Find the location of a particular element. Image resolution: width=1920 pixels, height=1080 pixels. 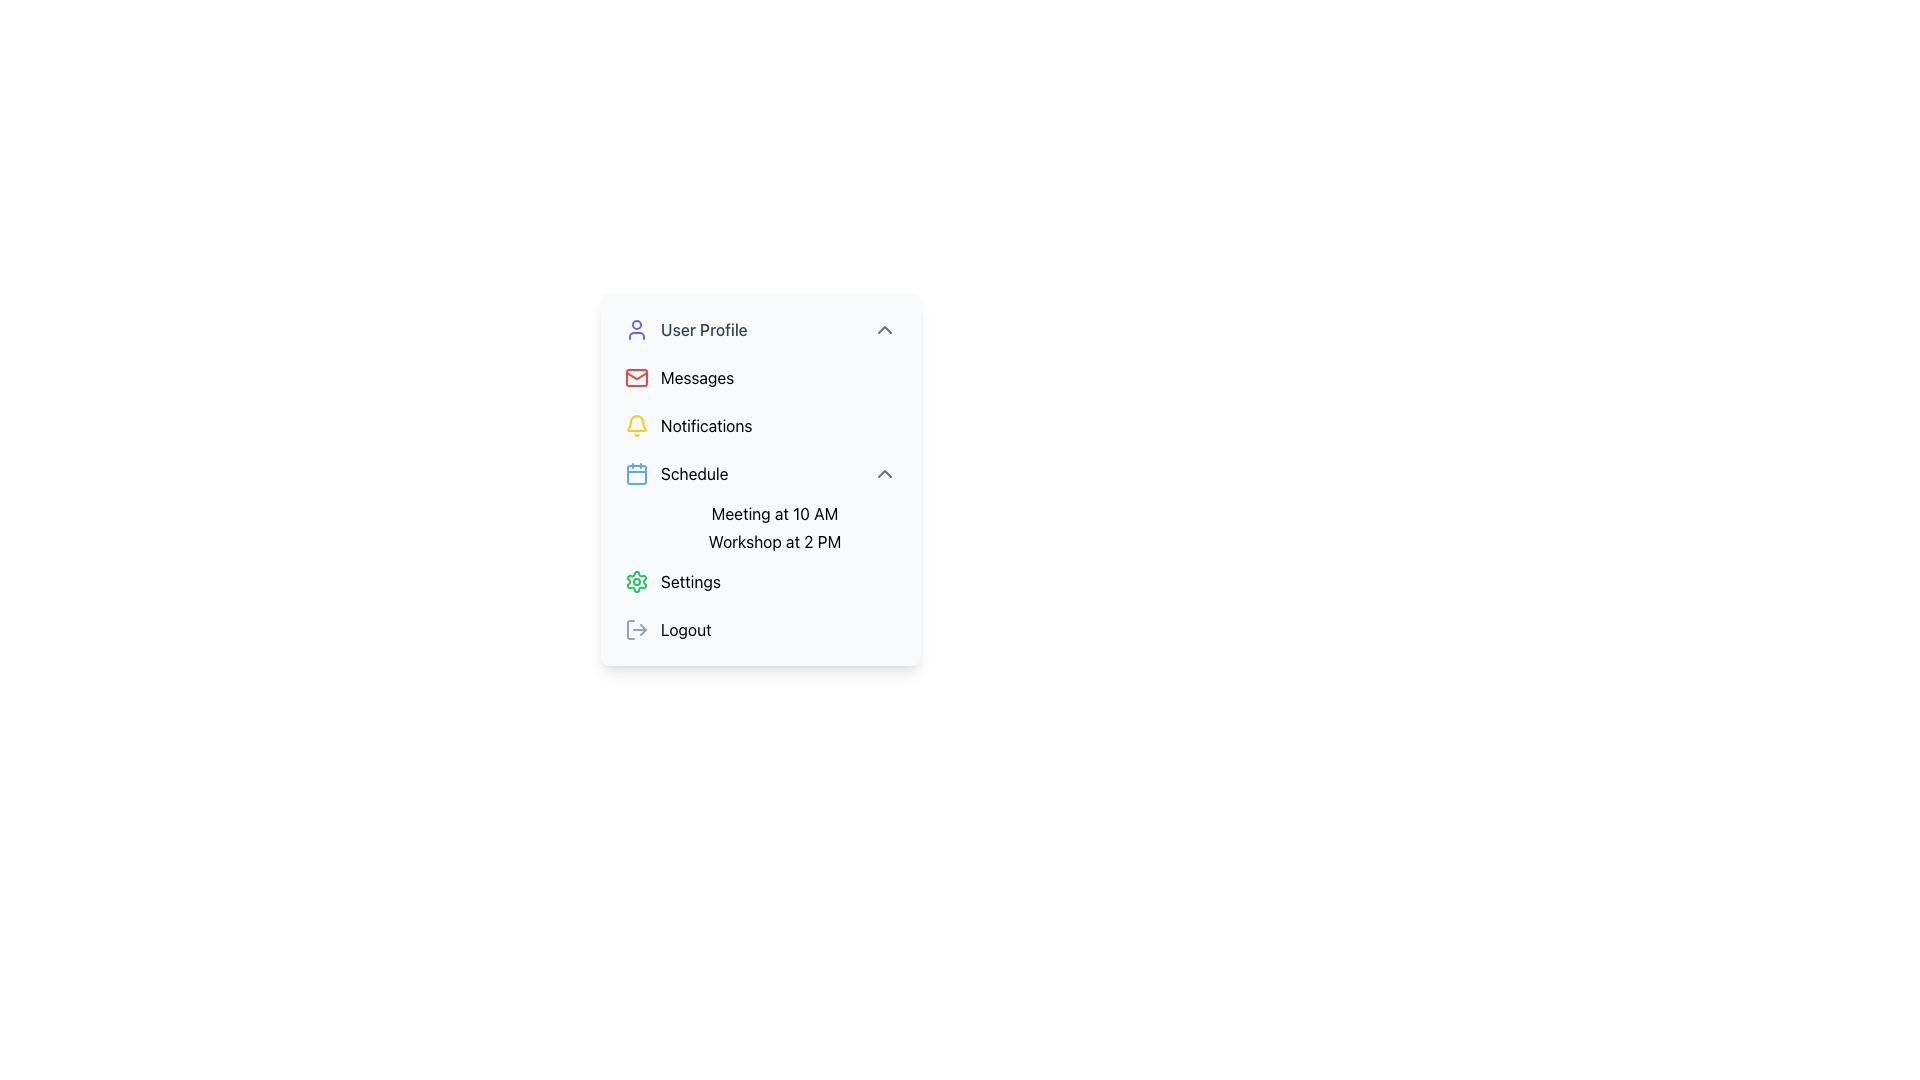

the 'Settings' text label in the vertical menu, which is the fifth item from the top, positioned between 'Schedule' and 'Logout' is located at coordinates (691, 582).